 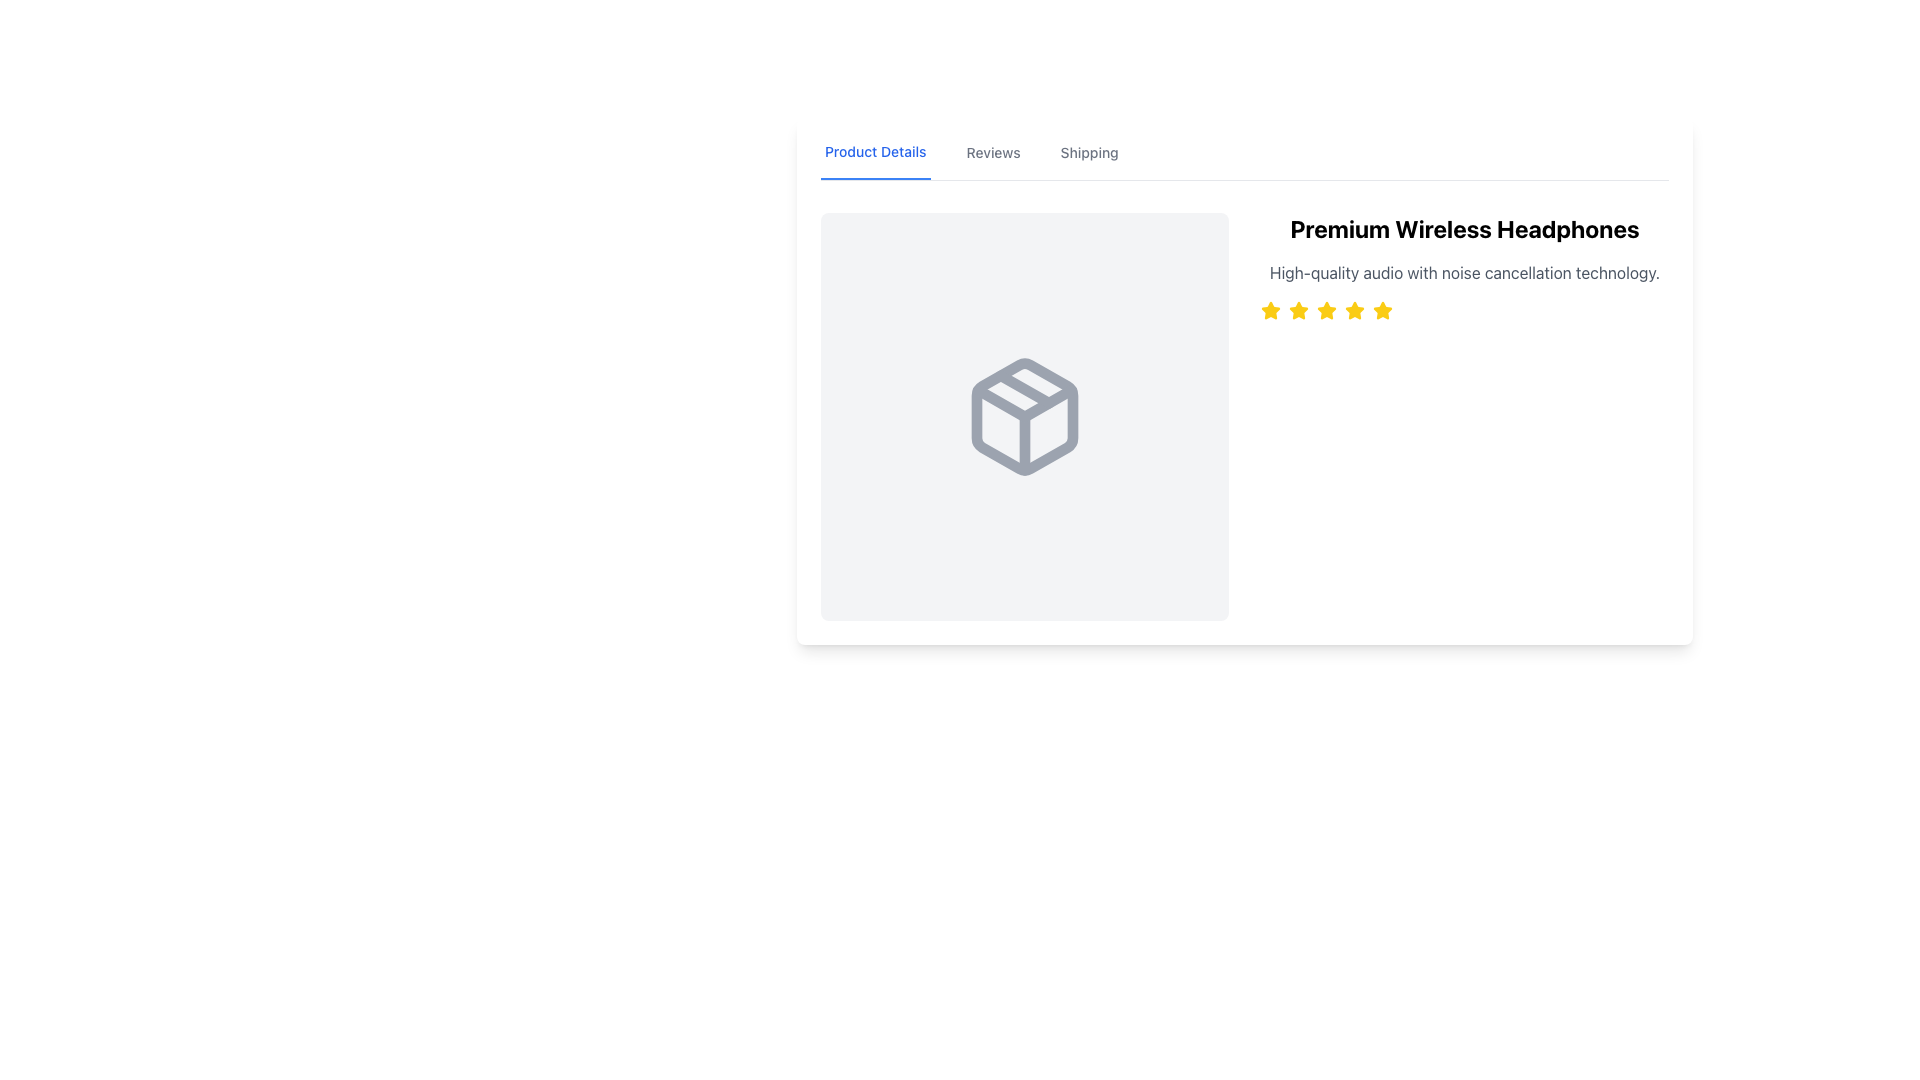 I want to click on the third star icon in the horizontal series of five star icons, which is a yellow filled star, to understand the rating, so click(x=1299, y=311).